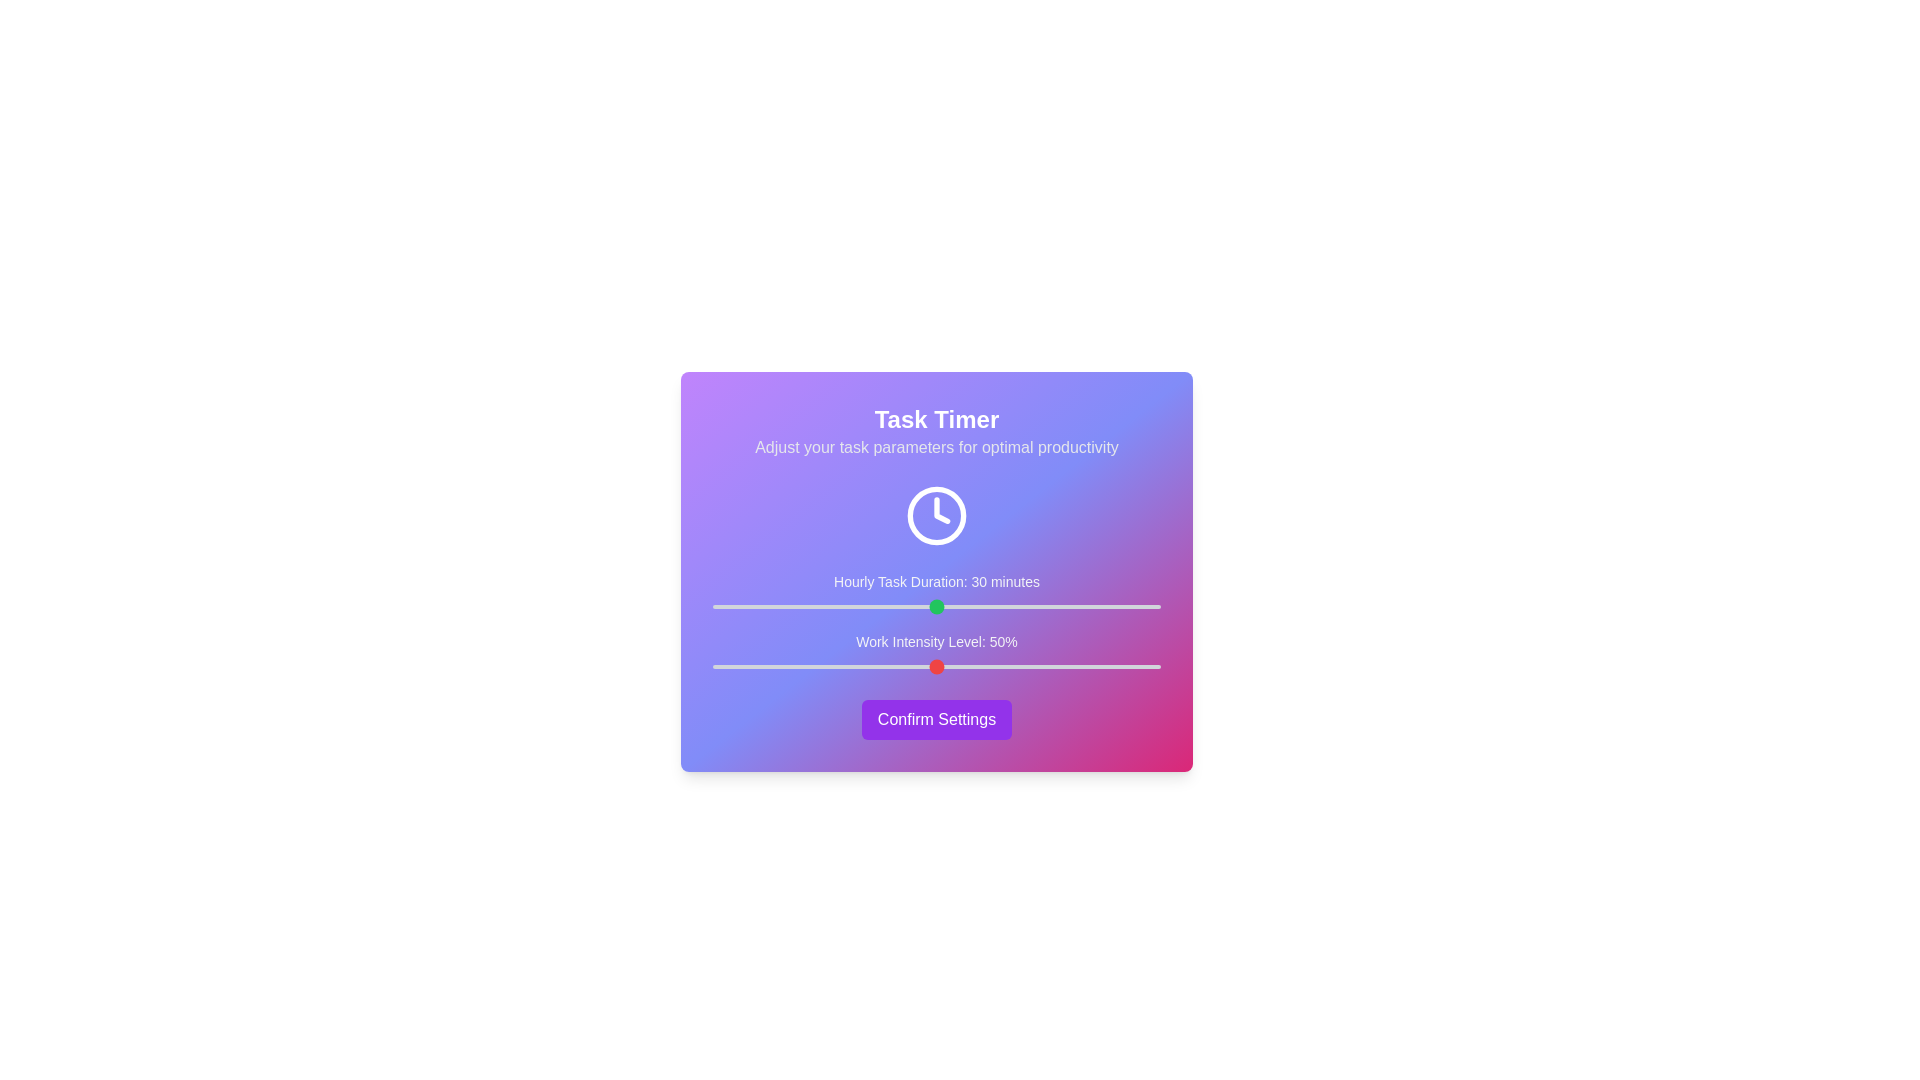  What do you see at coordinates (749, 605) in the screenshot?
I see `the 'Hourly Task Duration' slider to 5 minutes` at bounding box center [749, 605].